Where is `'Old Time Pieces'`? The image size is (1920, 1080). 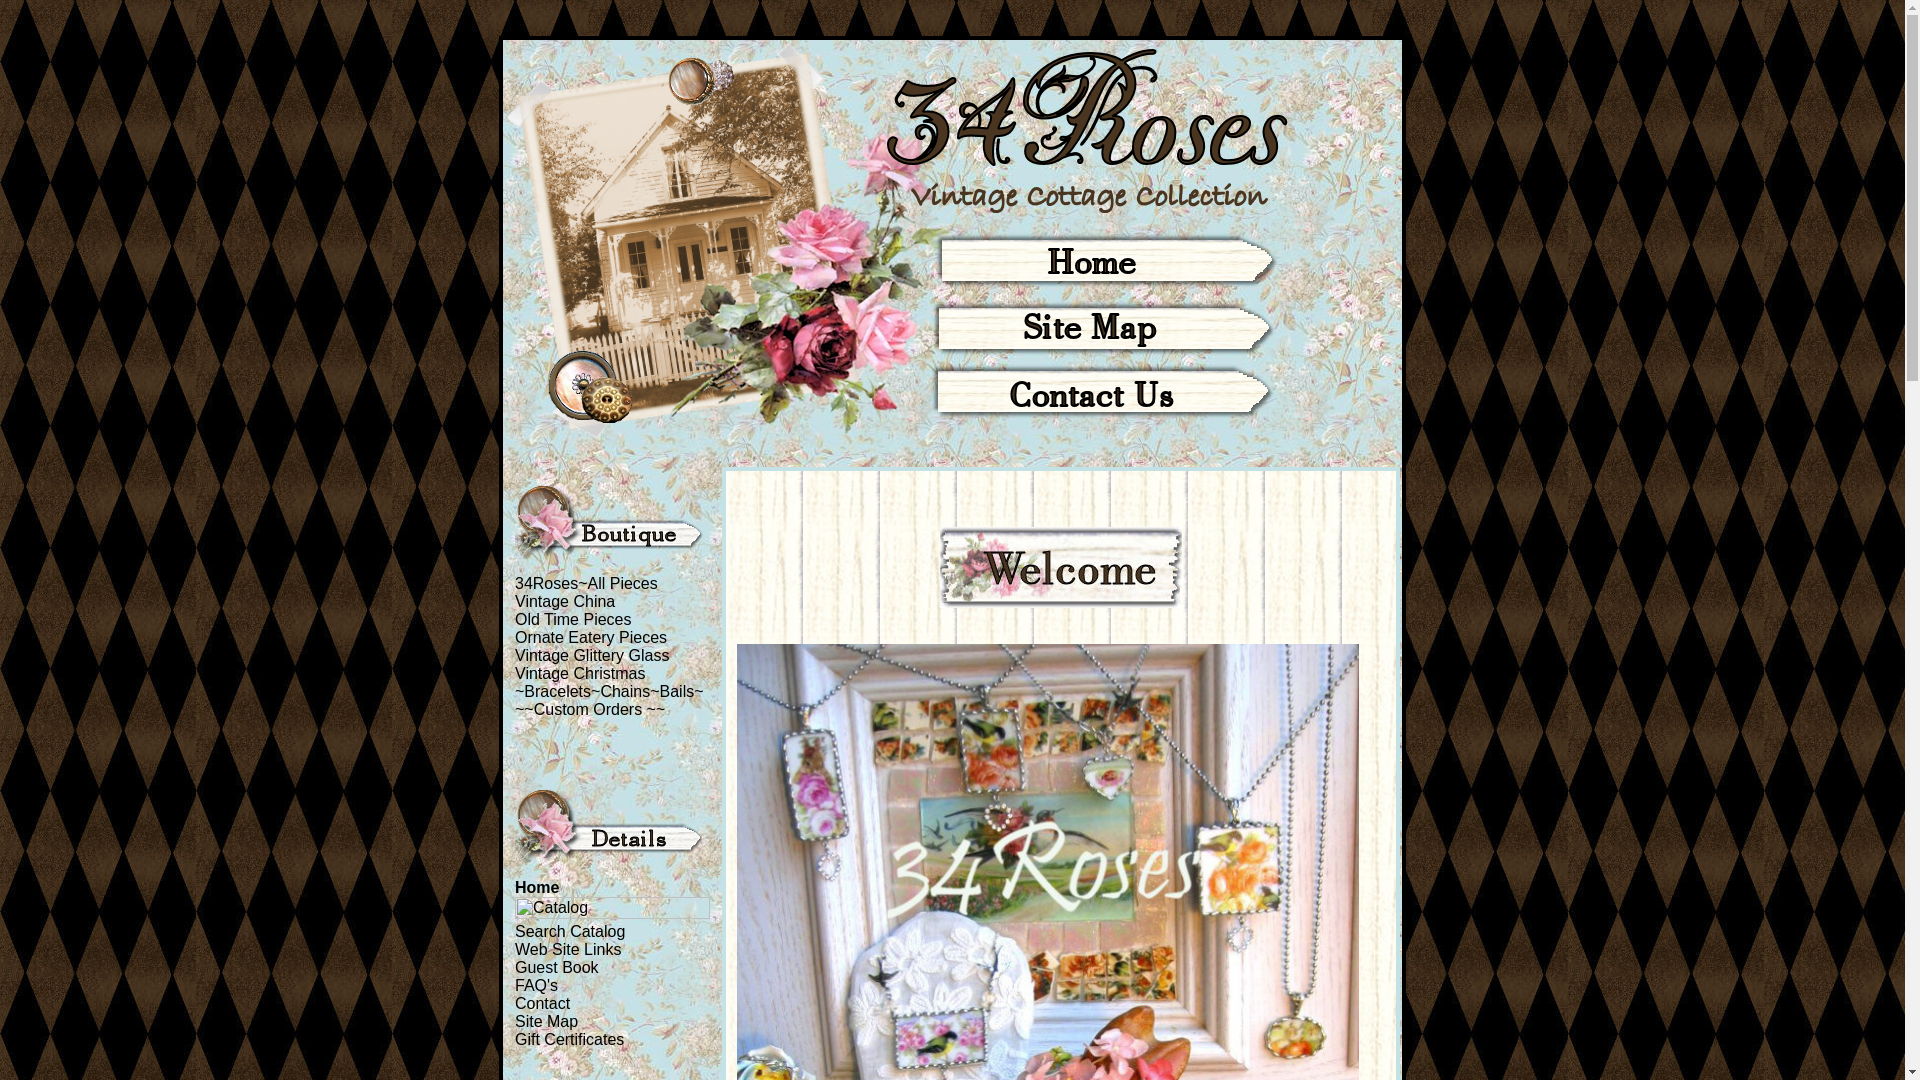
'Old Time Pieces' is located at coordinates (514, 618).